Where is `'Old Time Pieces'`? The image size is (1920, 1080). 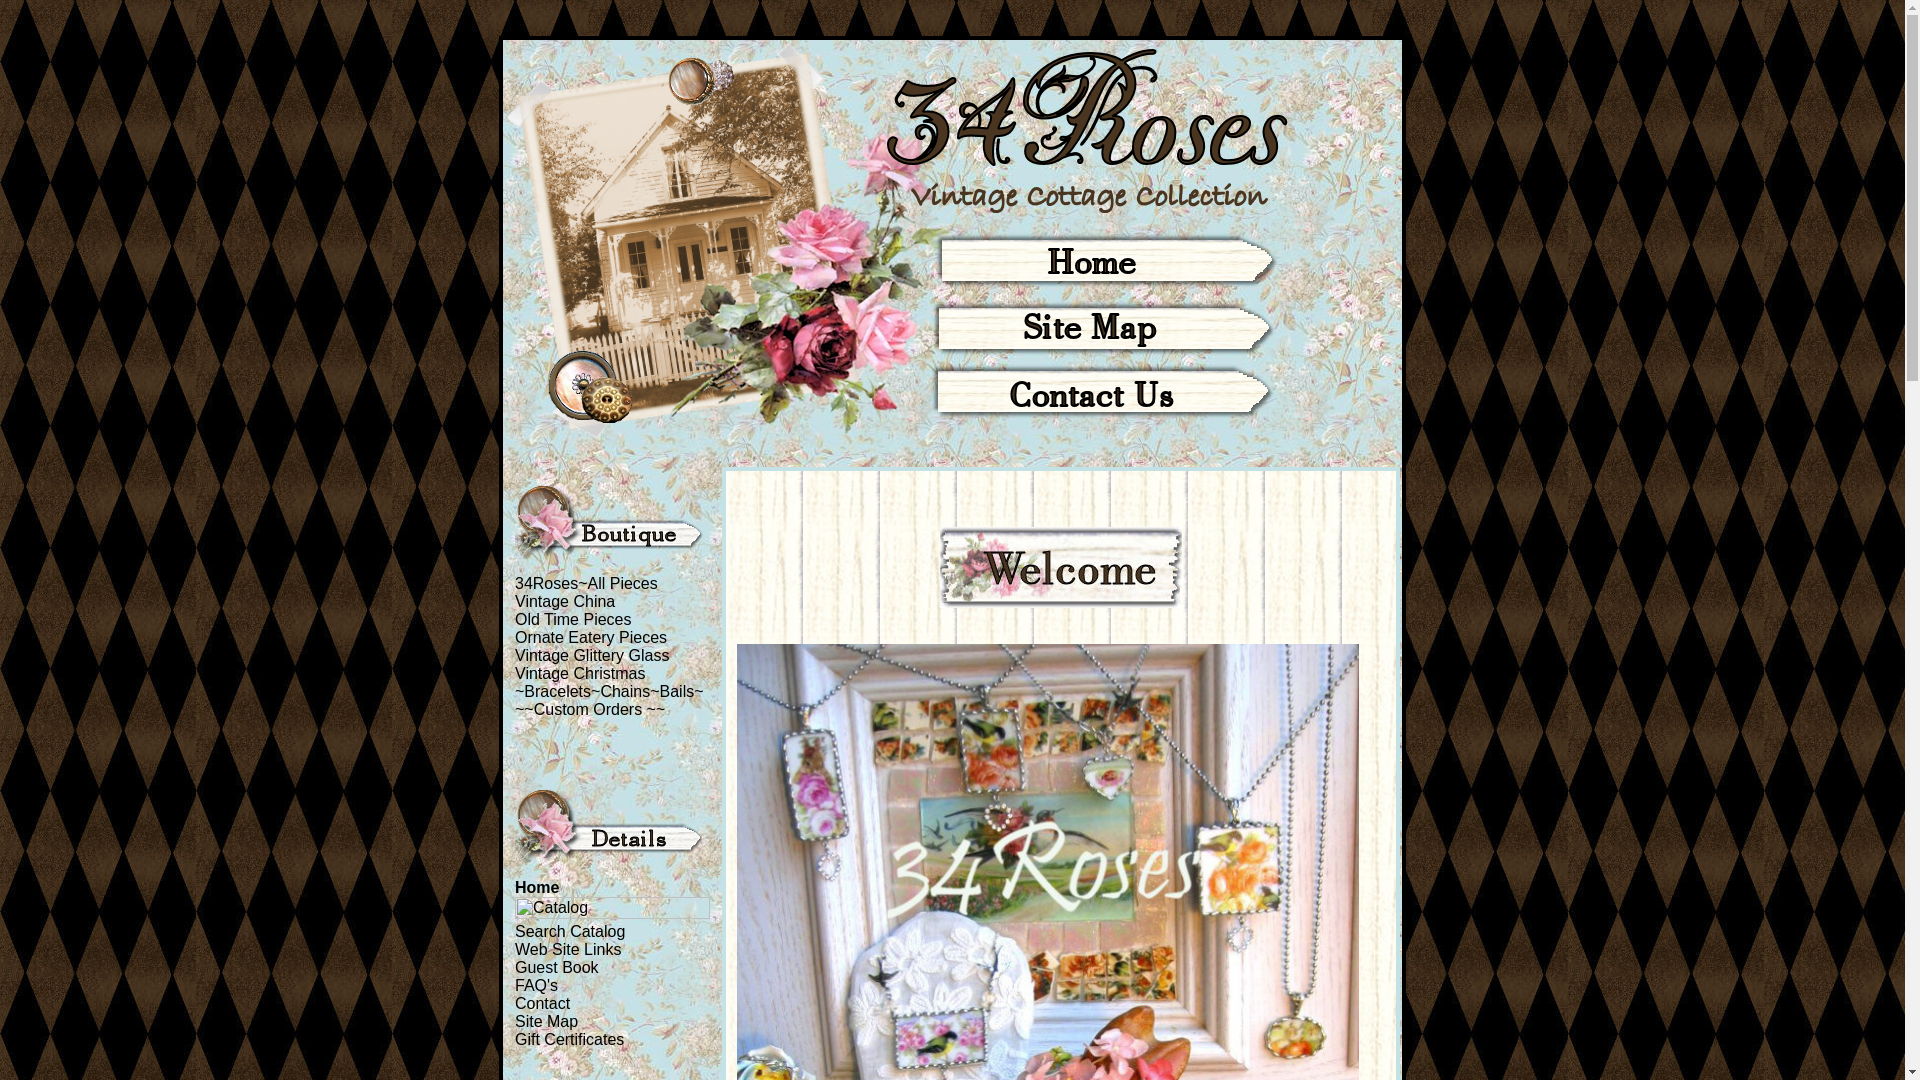
'Old Time Pieces' is located at coordinates (514, 618).